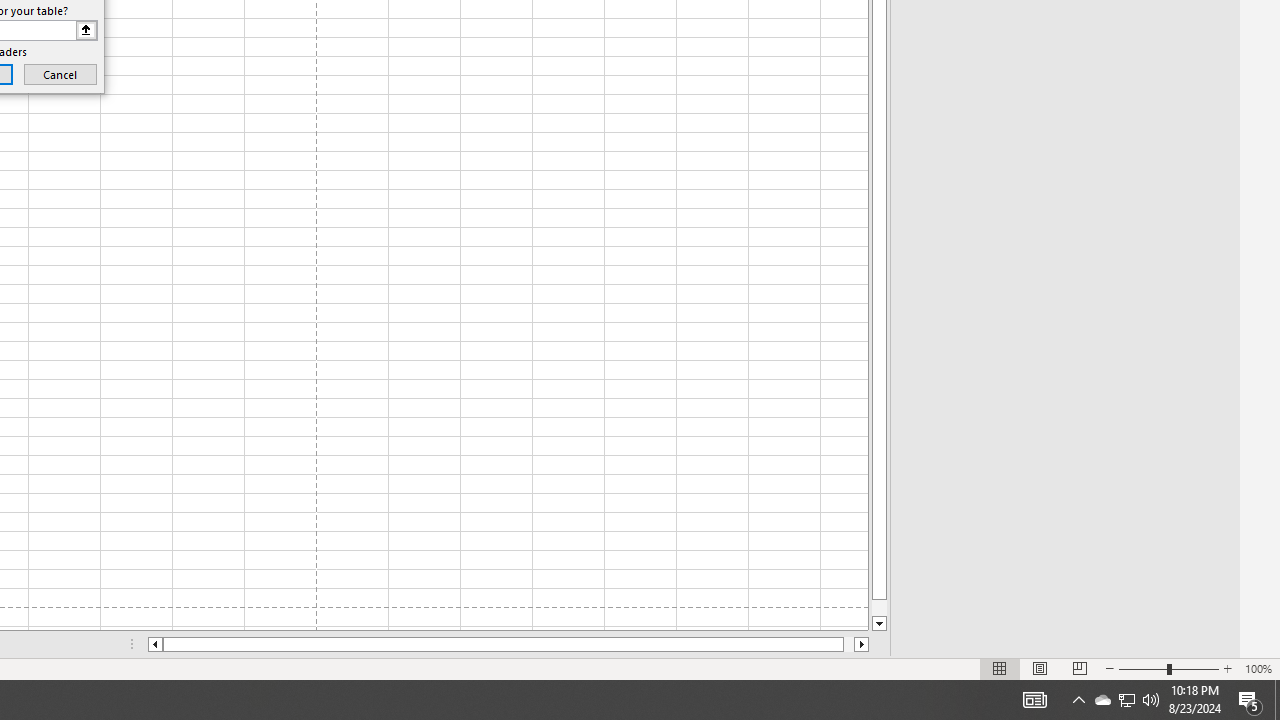 Image resolution: width=1280 pixels, height=720 pixels. I want to click on 'Column left', so click(153, 644).